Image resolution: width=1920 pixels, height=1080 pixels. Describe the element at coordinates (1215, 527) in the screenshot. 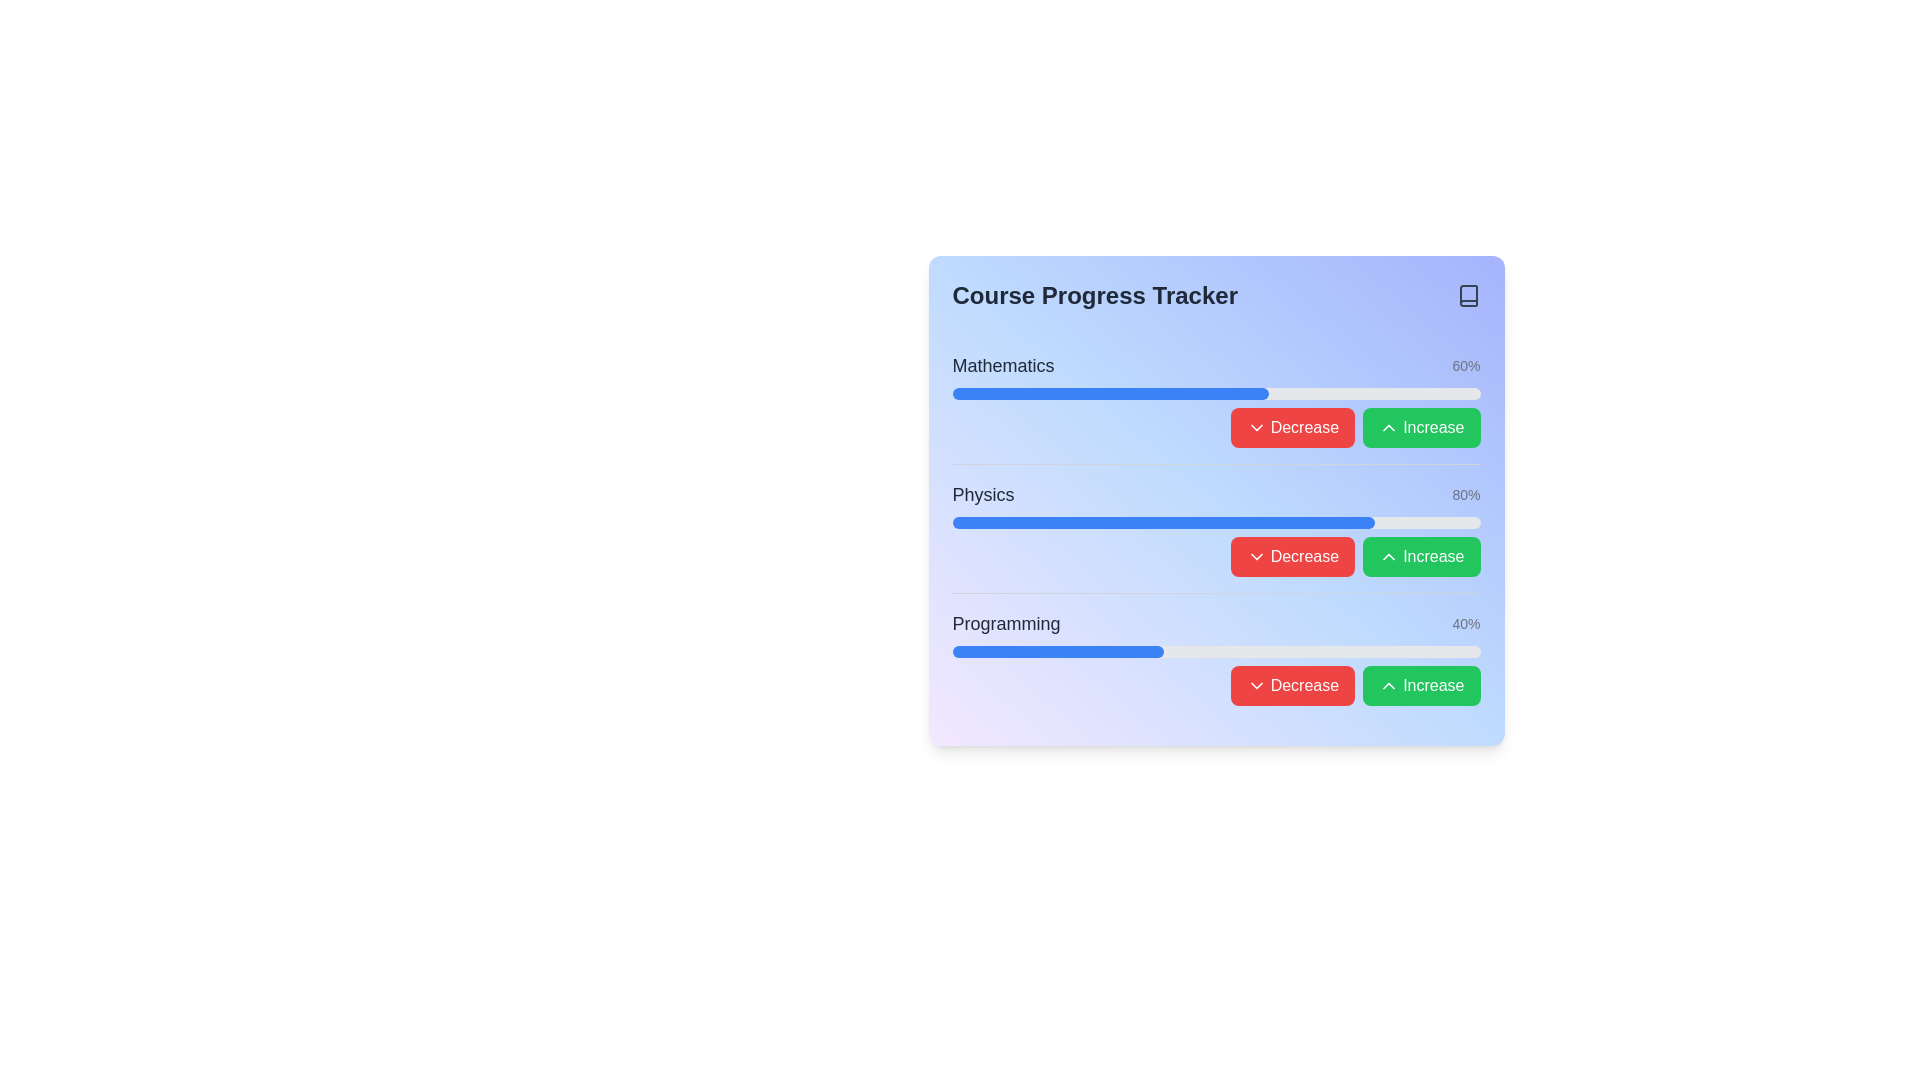

I see `the progress bar for the course 'Physics', which displays '80%' completion and has interactive buttons 'Decrease' and 'Increase' below it` at that location.